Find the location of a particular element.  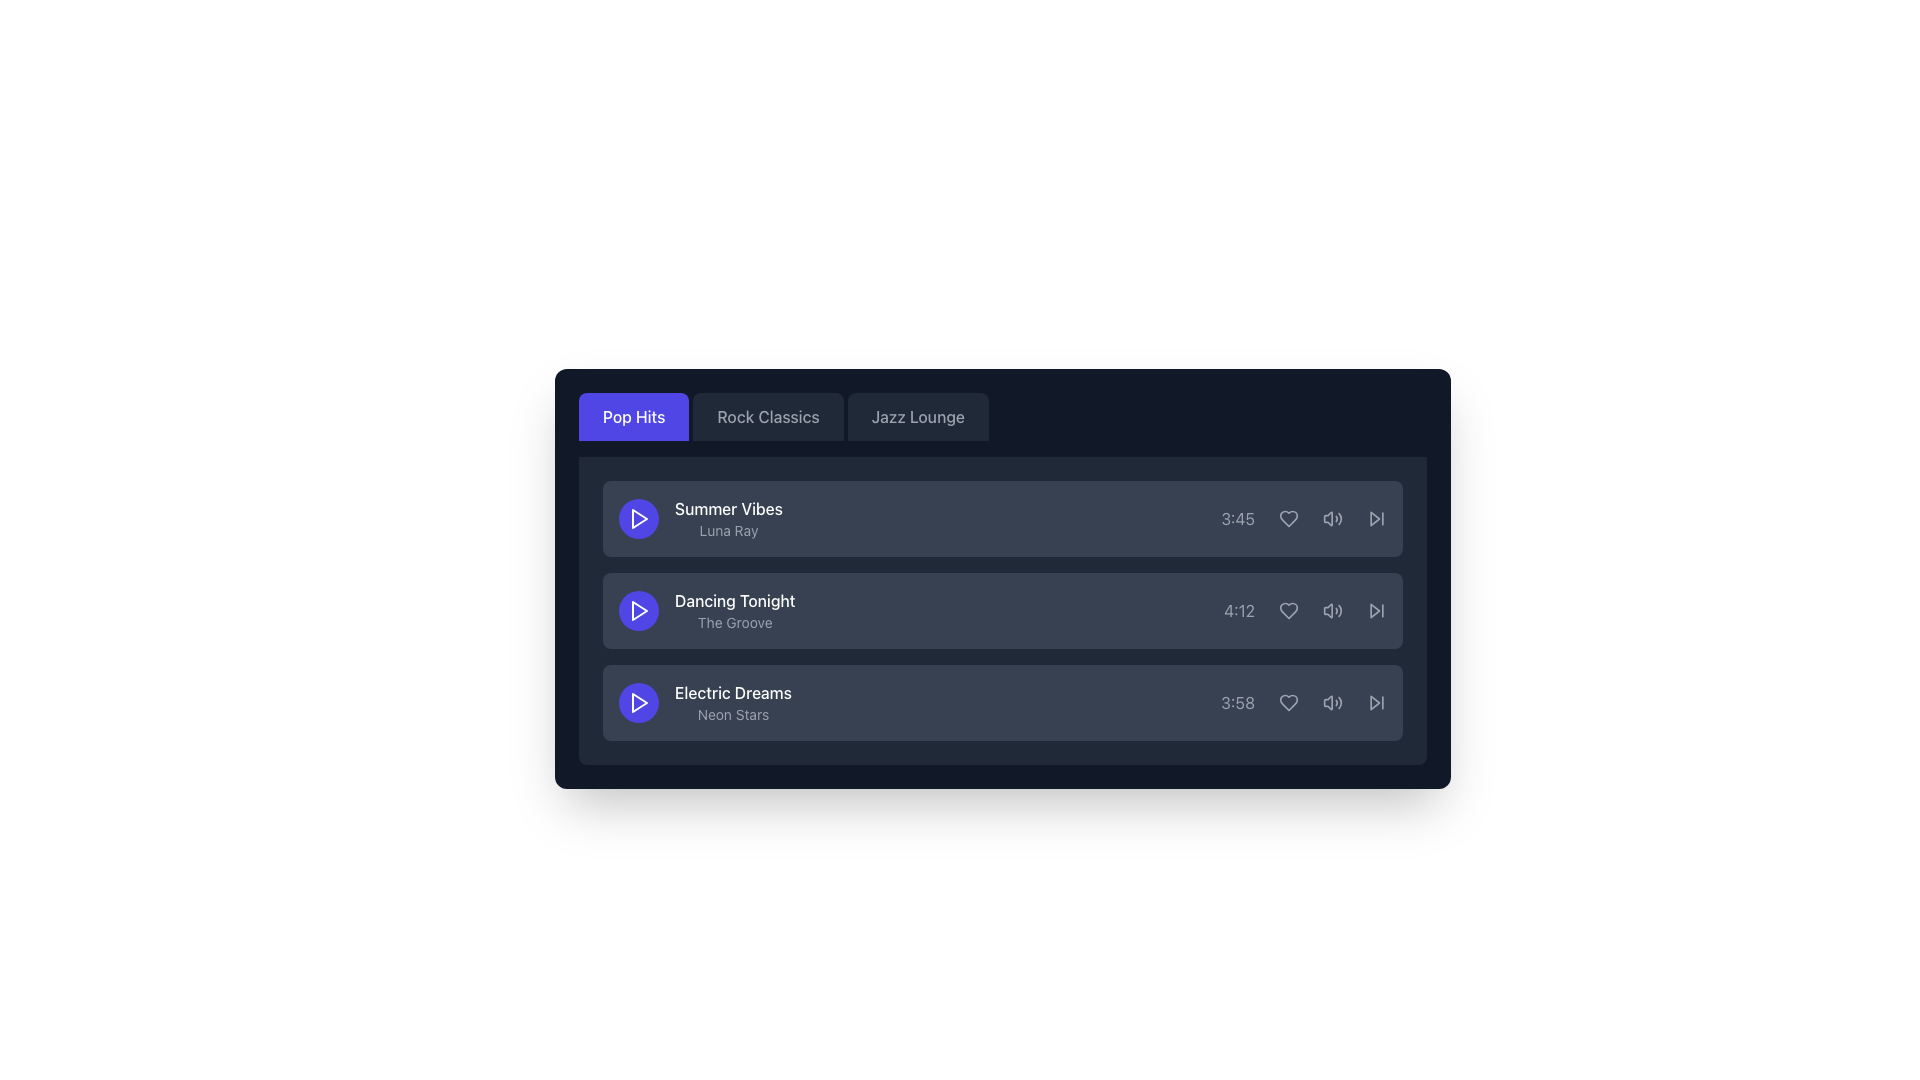

the 'Jazz Lounge' button, which is a rectangular button with rounded corners and a gray background, positioned to the right of 'Pop Hits' and 'Rock Classics' in the music selection interface is located at coordinates (917, 415).